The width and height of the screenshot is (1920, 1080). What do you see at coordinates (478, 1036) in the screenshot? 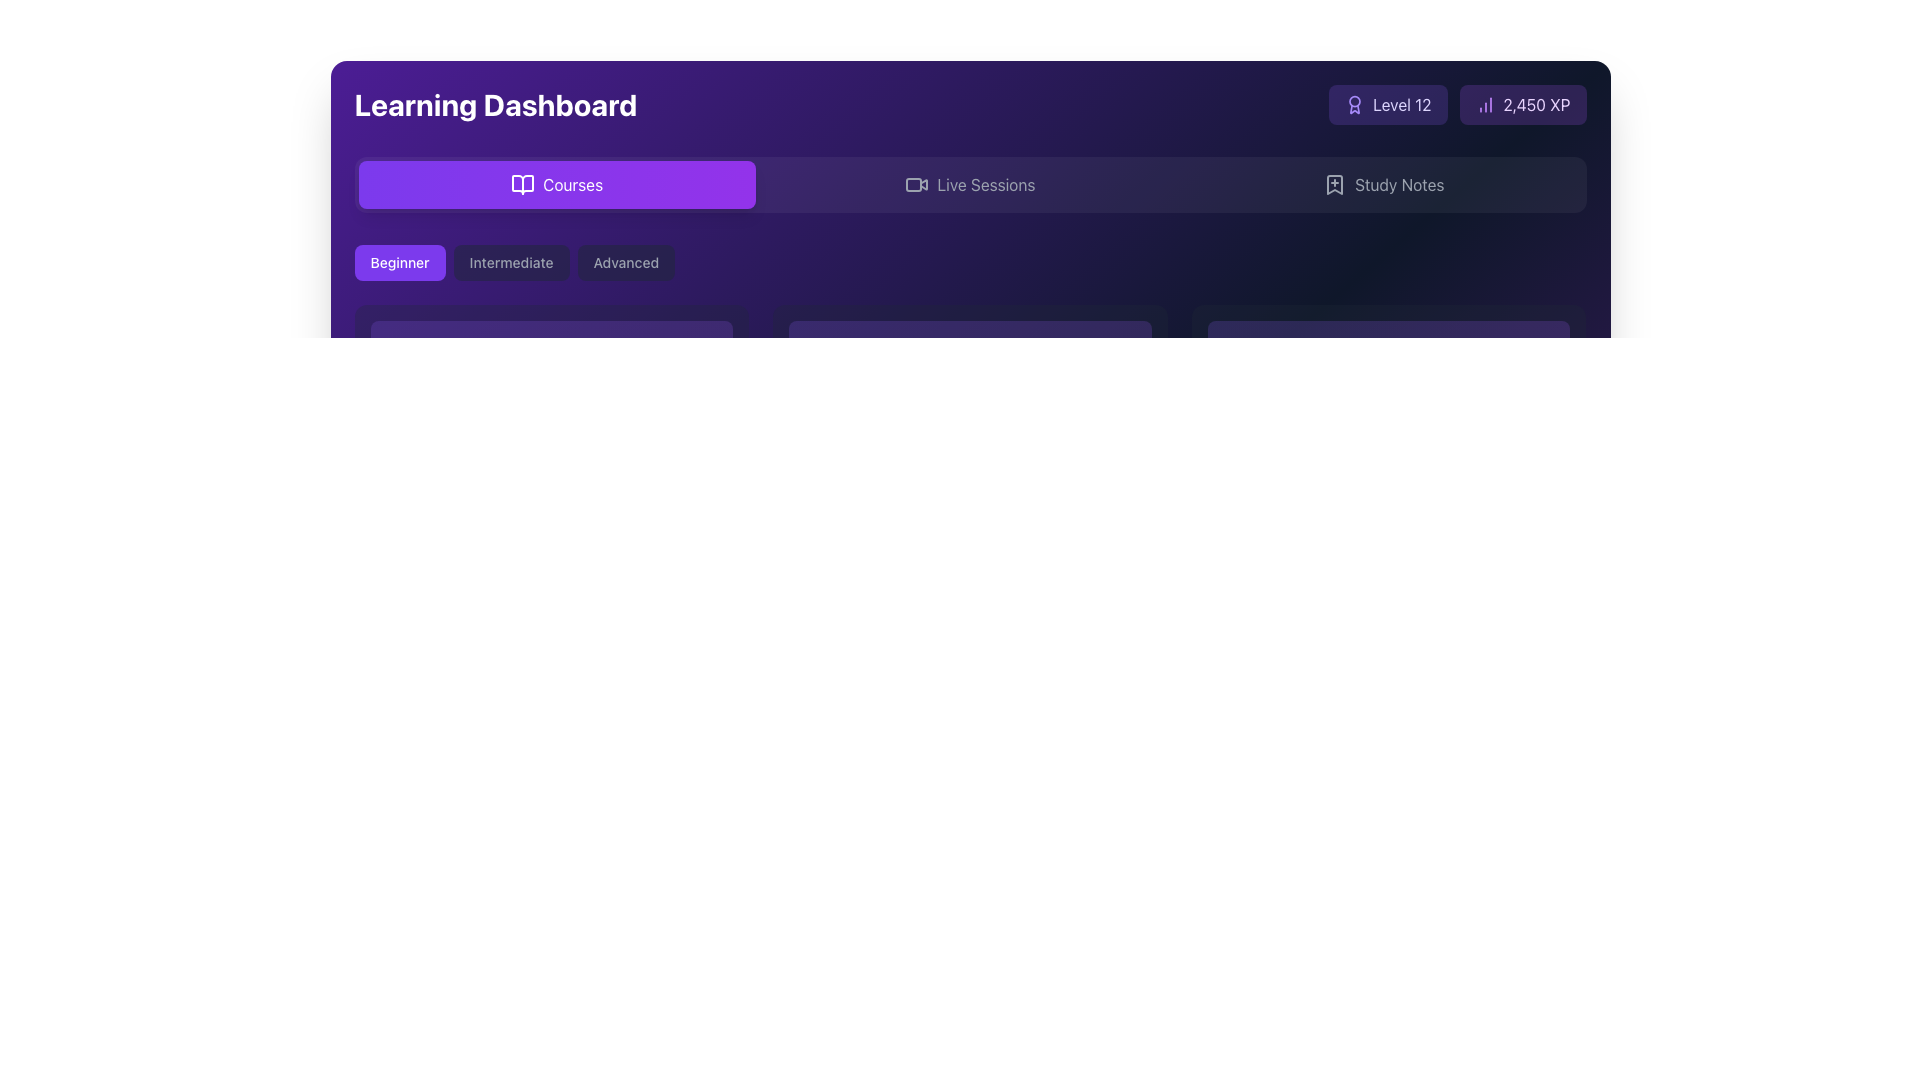
I see `the progress bar segment, which is a gray horizontal bar with rounded ends located at the bottom of the interface, indicating task completion percentage` at bounding box center [478, 1036].